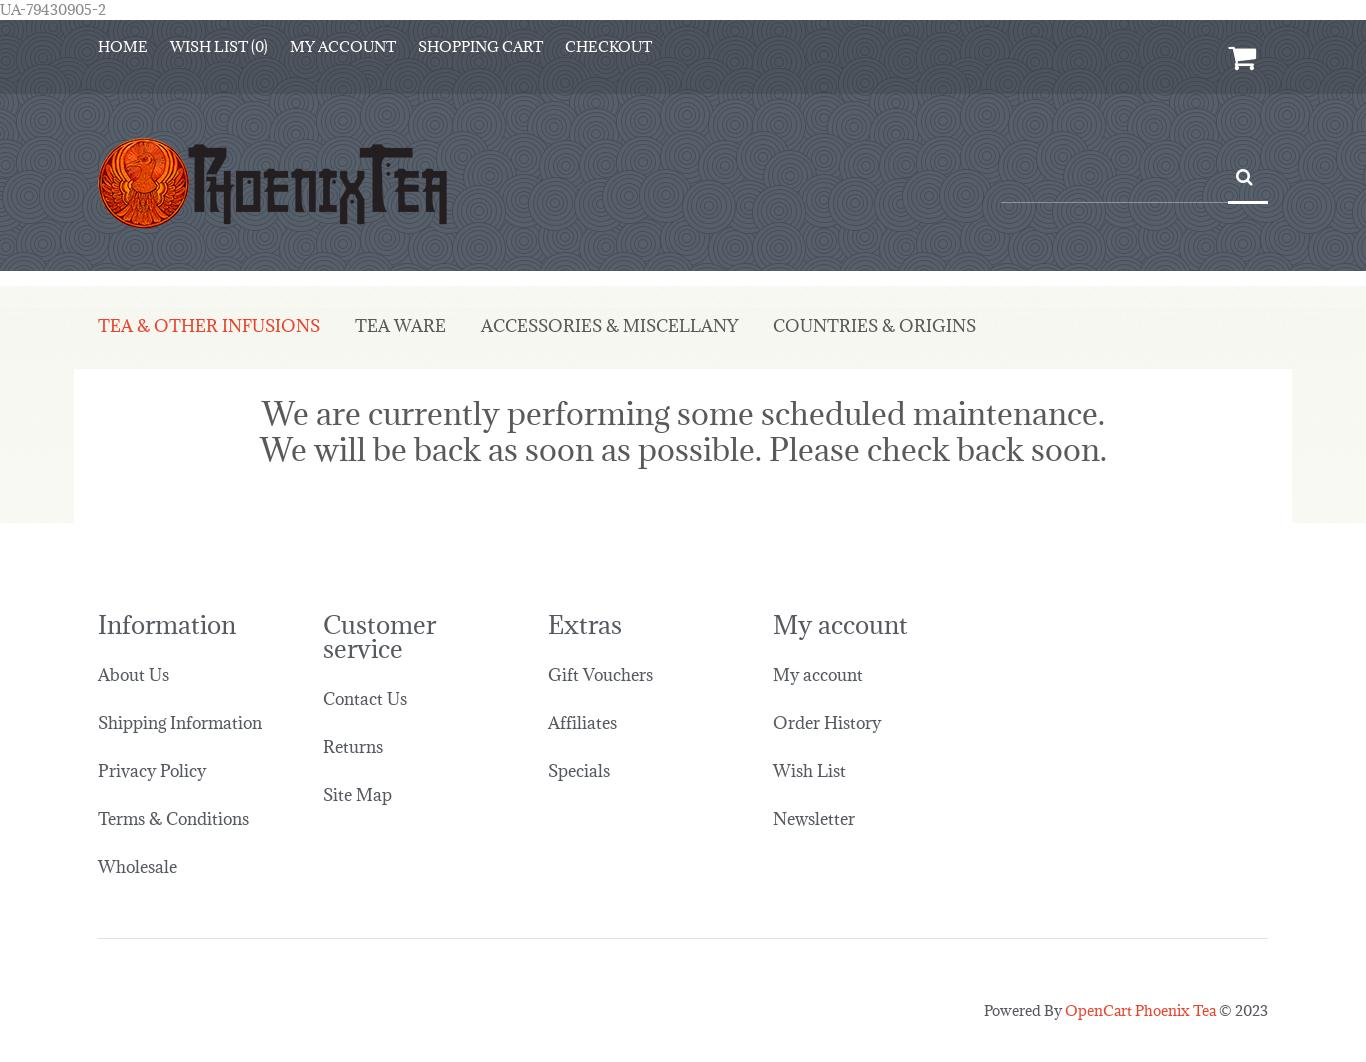  What do you see at coordinates (825, 706) in the screenshot?
I see `'Order History'` at bounding box center [825, 706].